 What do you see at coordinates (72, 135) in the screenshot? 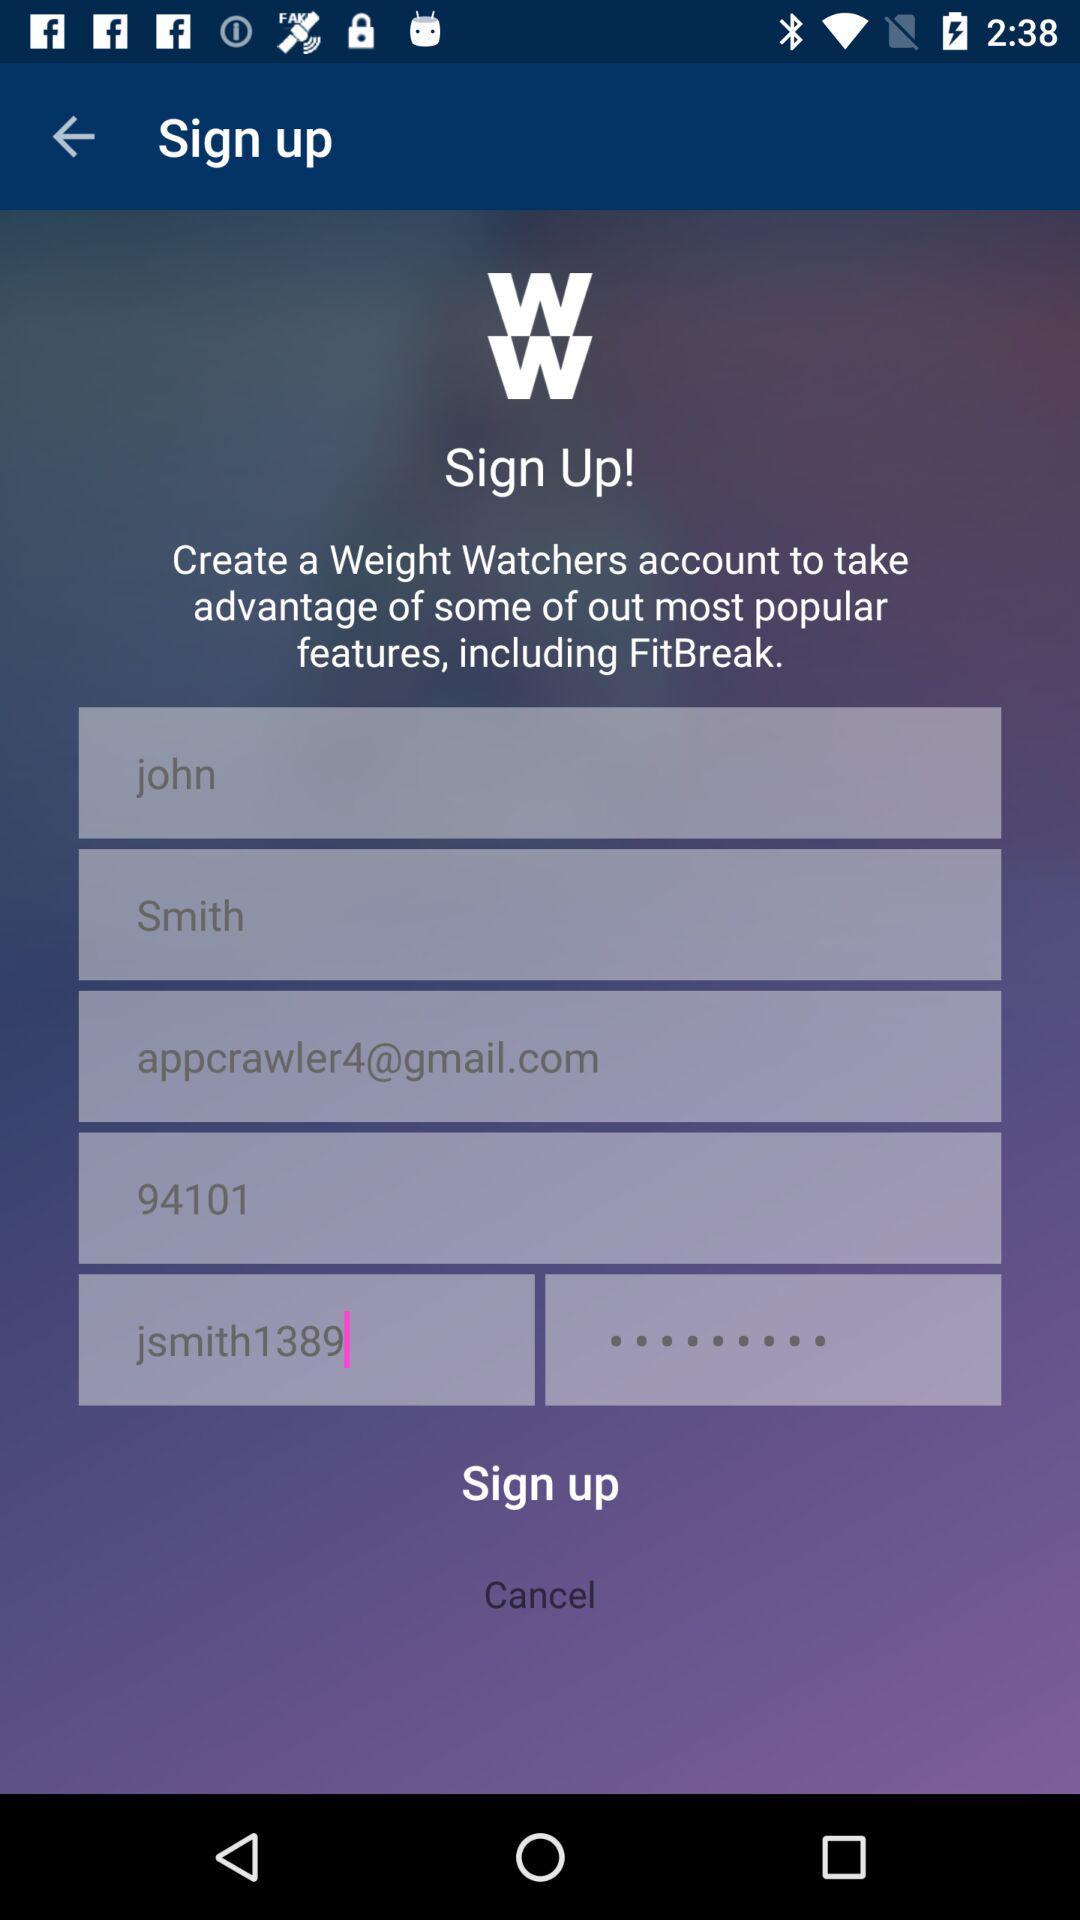
I see `item next to the sign up` at bounding box center [72, 135].